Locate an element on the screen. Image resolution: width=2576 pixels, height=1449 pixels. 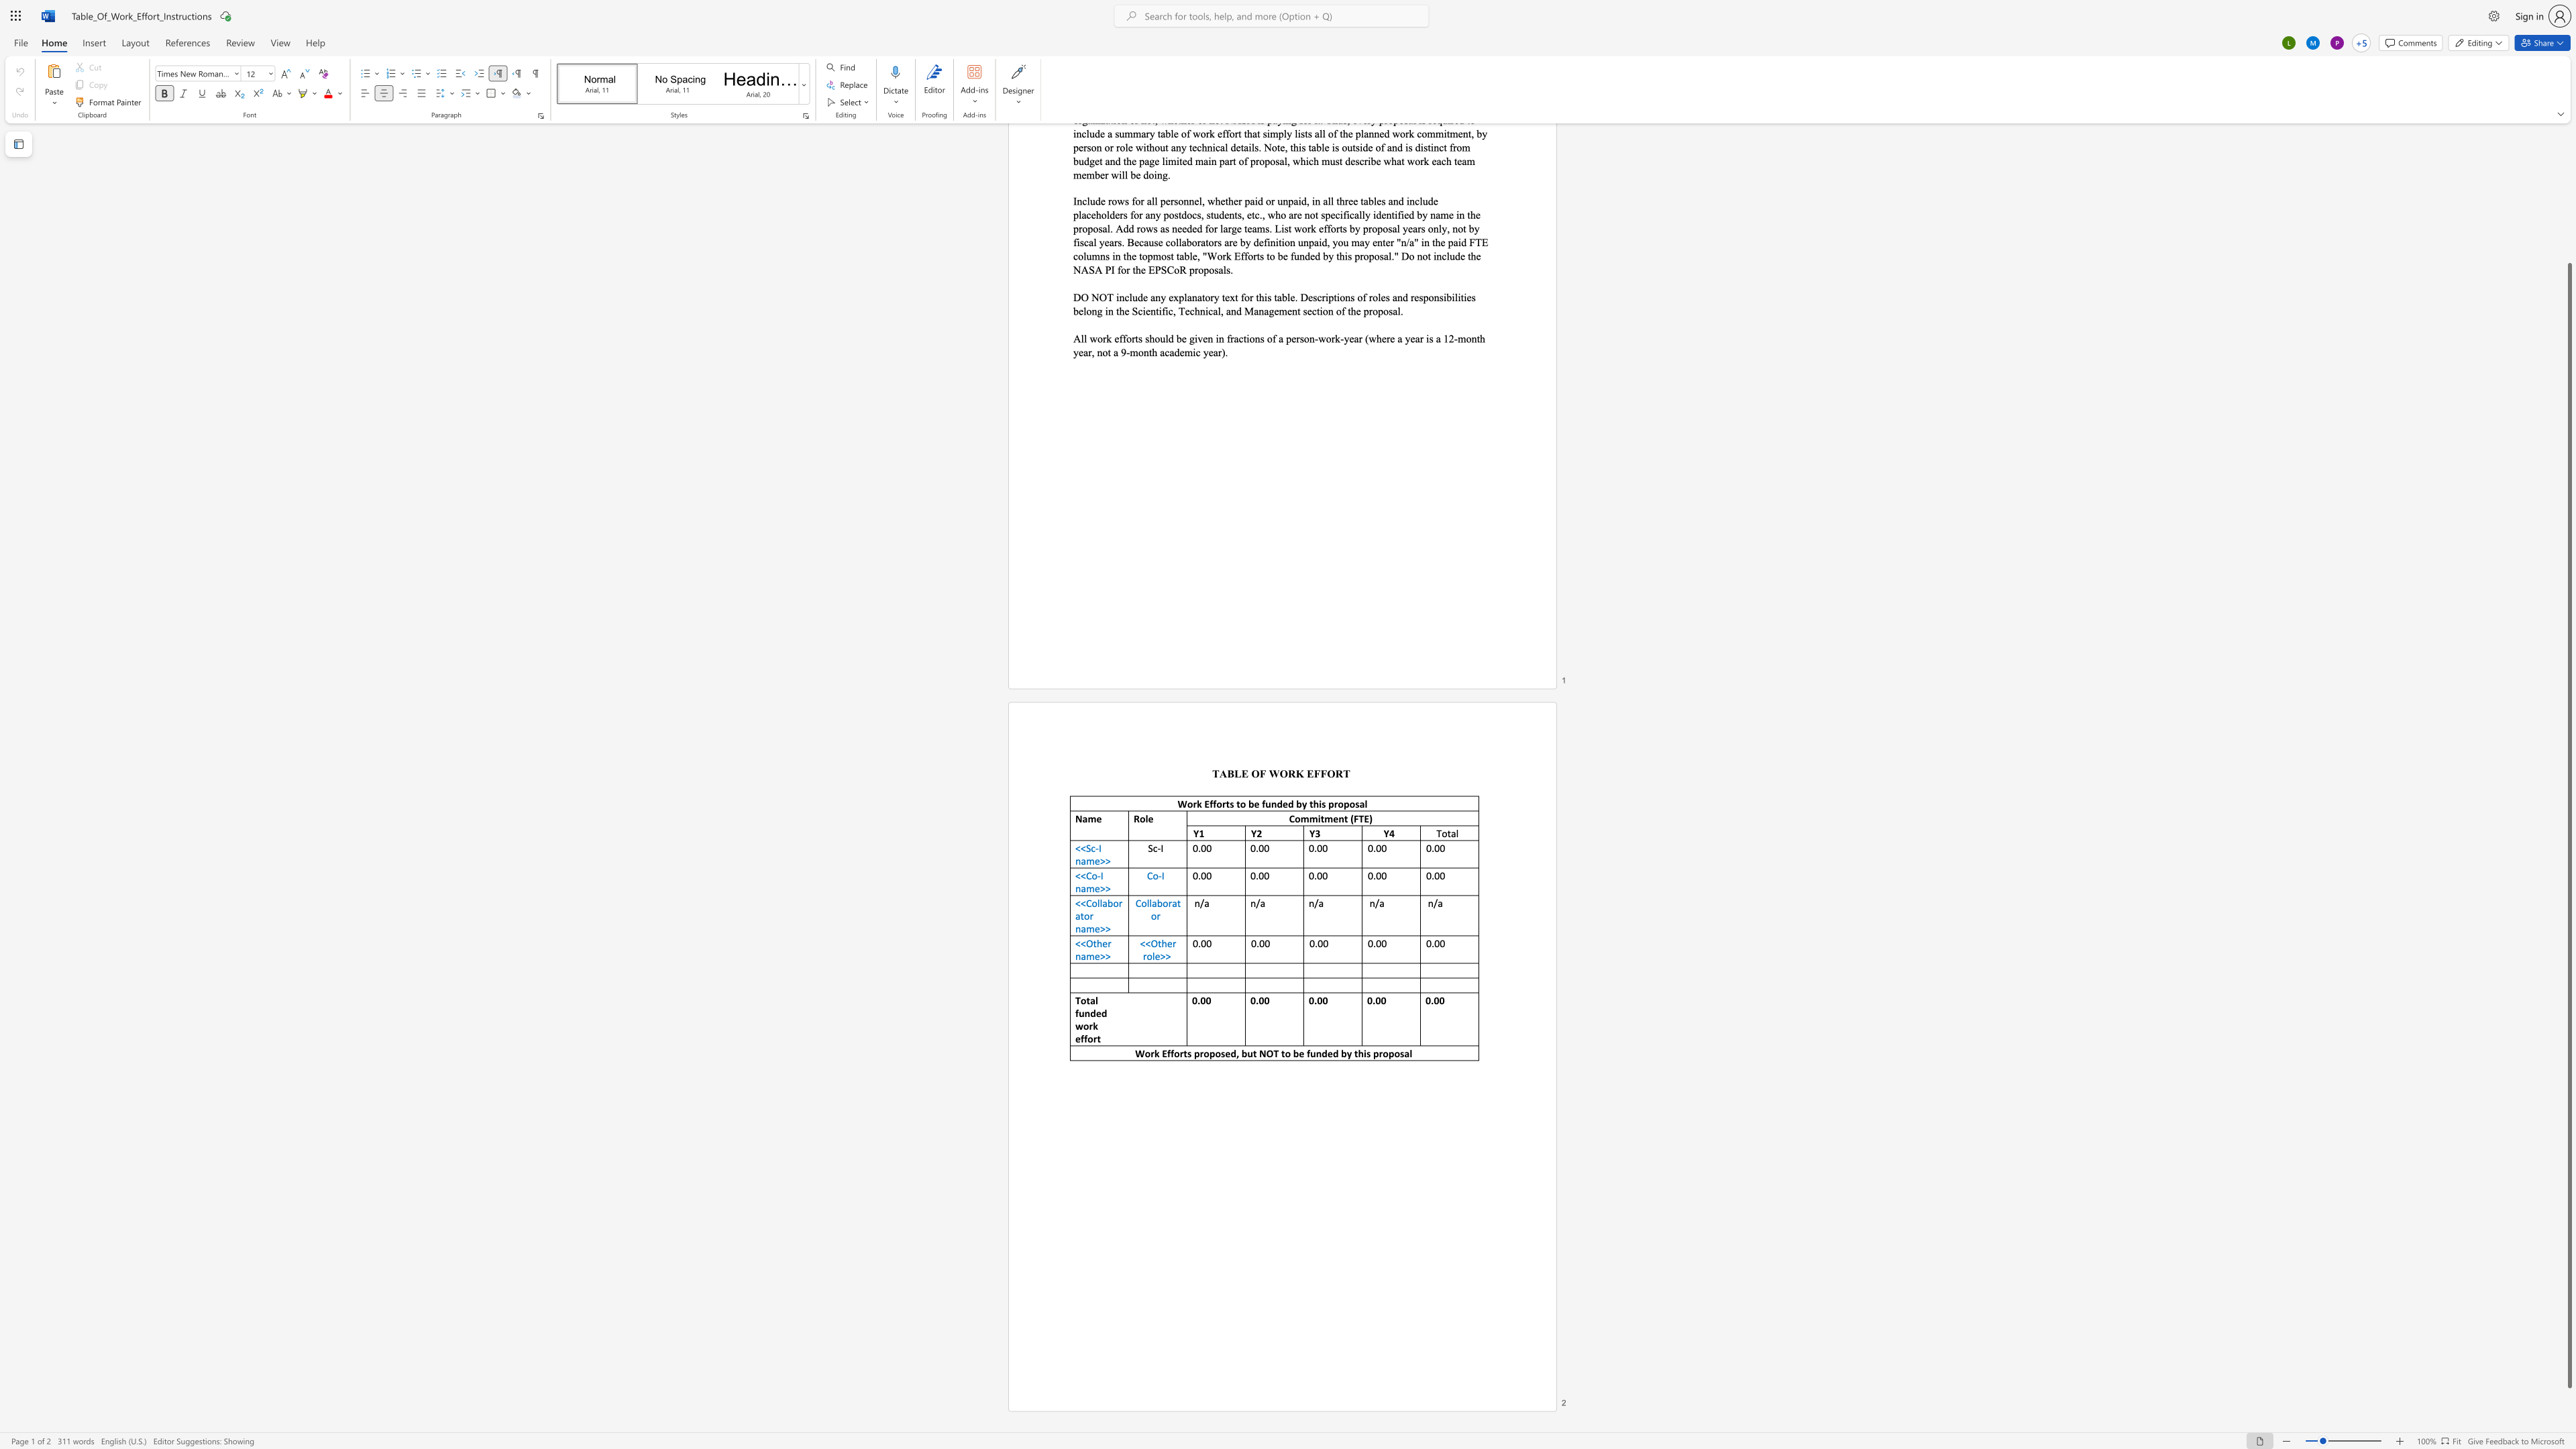
the scrollbar to move the page up is located at coordinates (2568, 248).